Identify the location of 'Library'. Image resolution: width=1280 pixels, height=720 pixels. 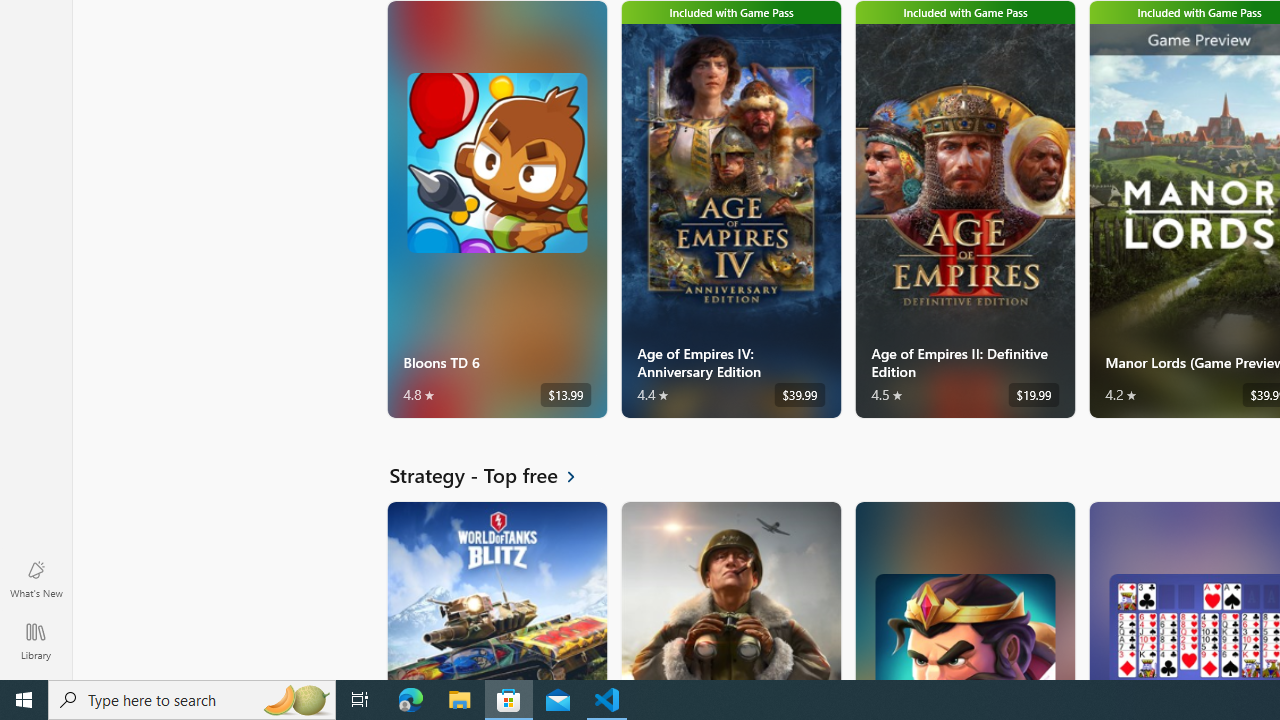
(35, 640).